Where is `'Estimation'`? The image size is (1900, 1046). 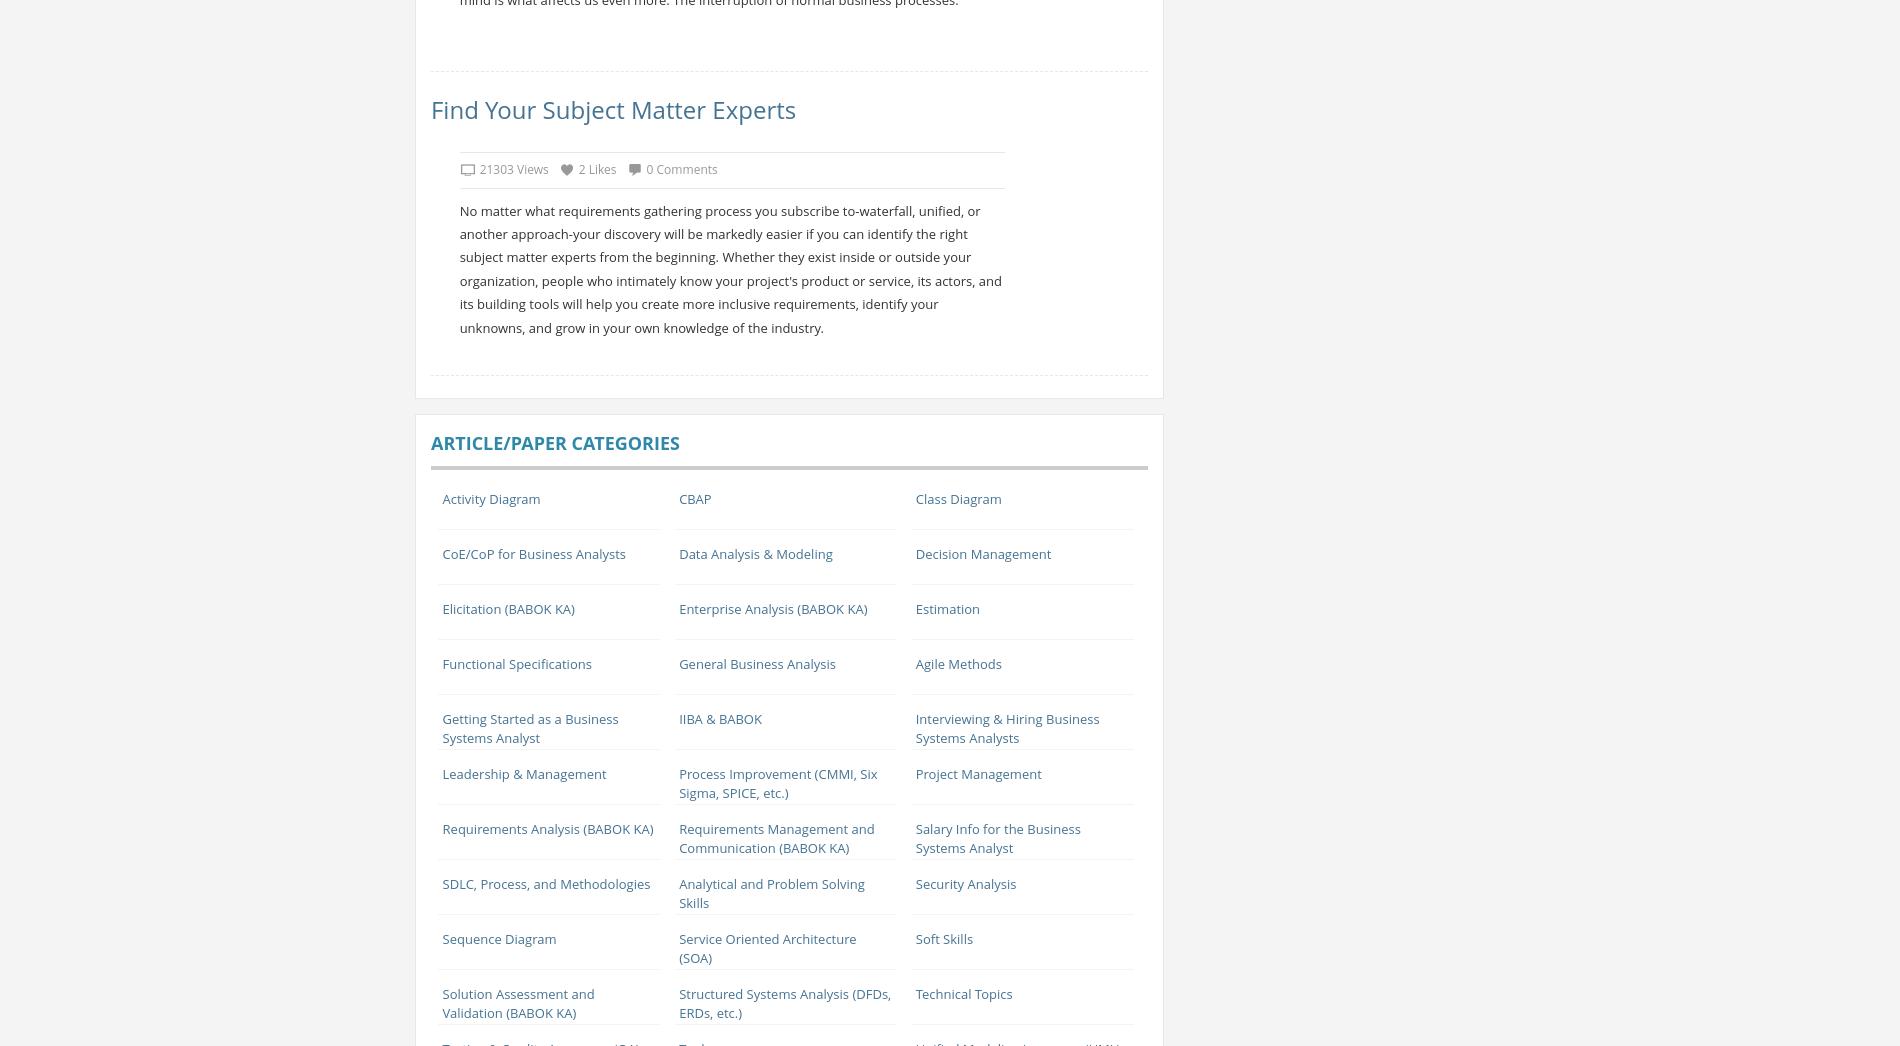 'Estimation' is located at coordinates (946, 608).